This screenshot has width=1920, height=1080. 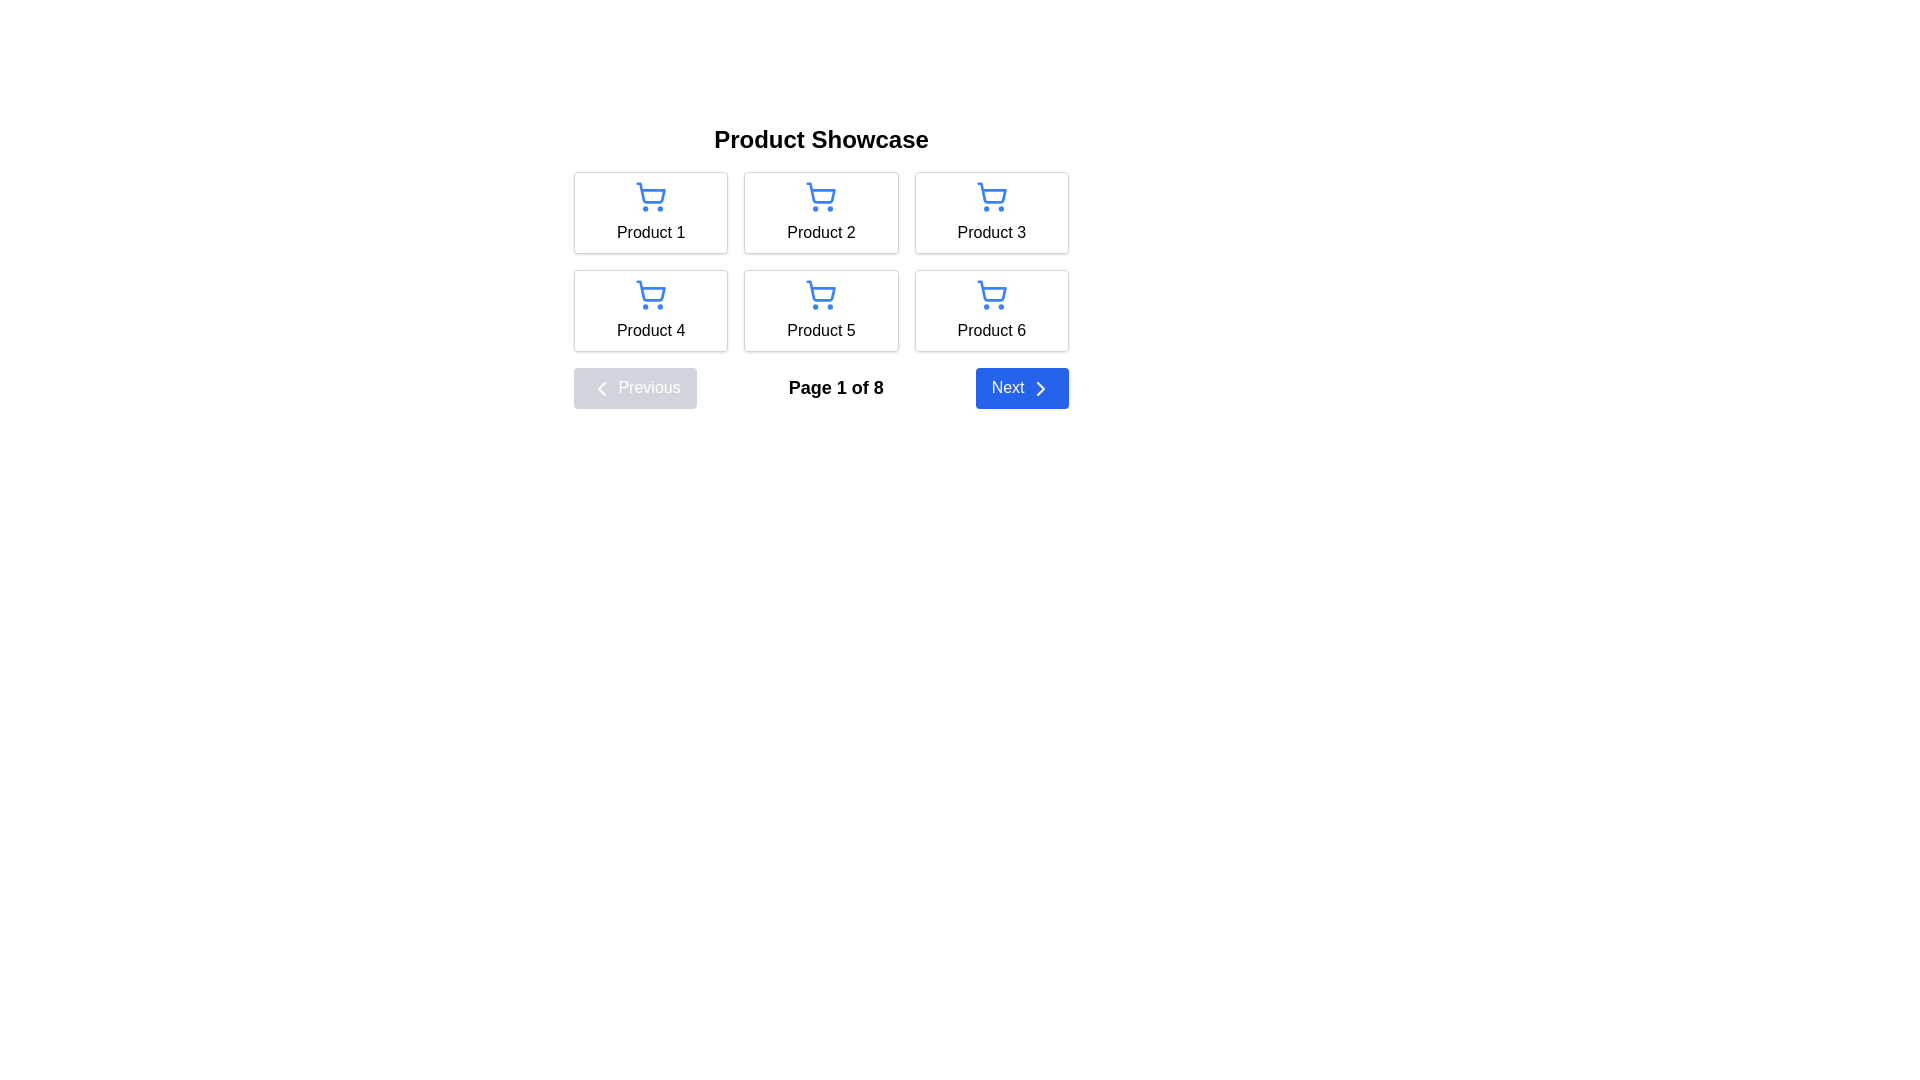 What do you see at coordinates (991, 212) in the screenshot?
I see `the static card component displaying 'Product 3' with a shopping cart icon located in the top-right corner of the grid layout` at bounding box center [991, 212].